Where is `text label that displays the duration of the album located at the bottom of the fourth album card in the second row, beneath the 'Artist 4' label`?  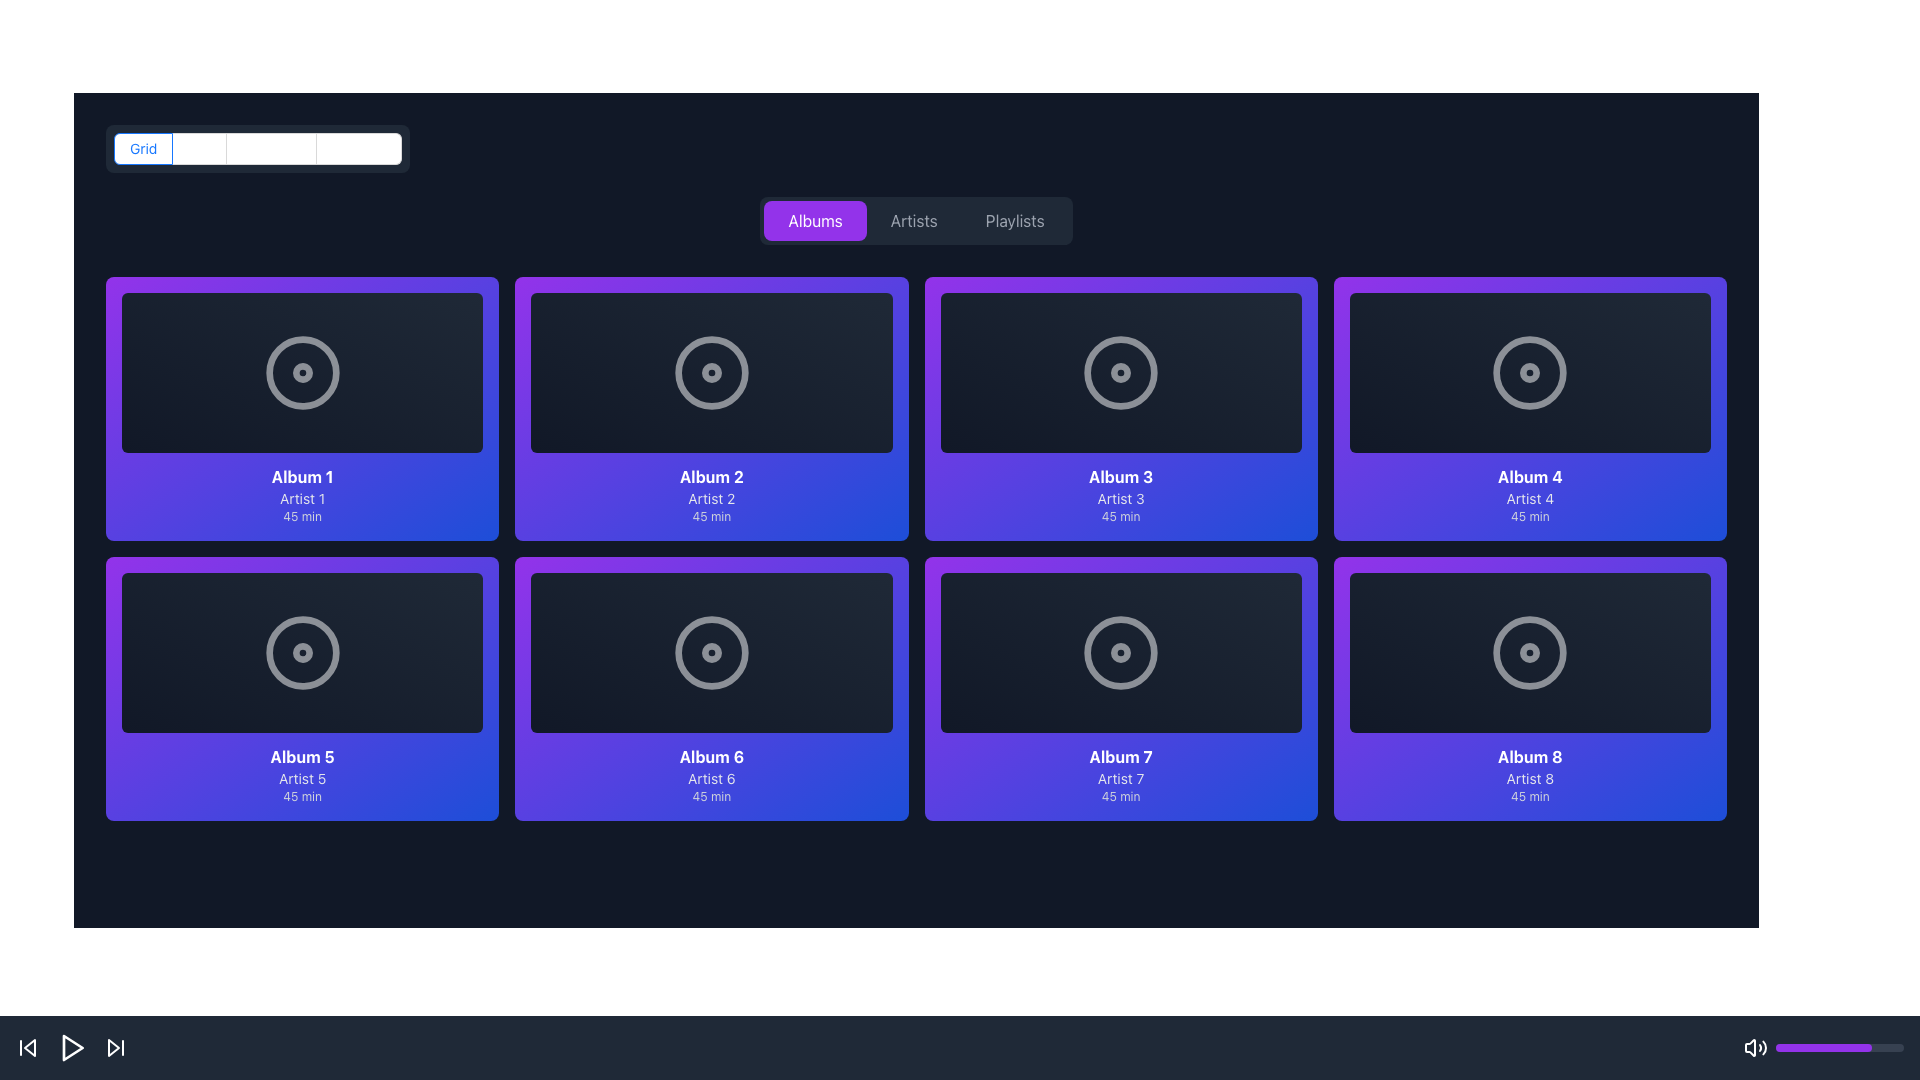
text label that displays the duration of the album located at the bottom of the fourth album card in the second row, beneath the 'Artist 4' label is located at coordinates (1529, 515).